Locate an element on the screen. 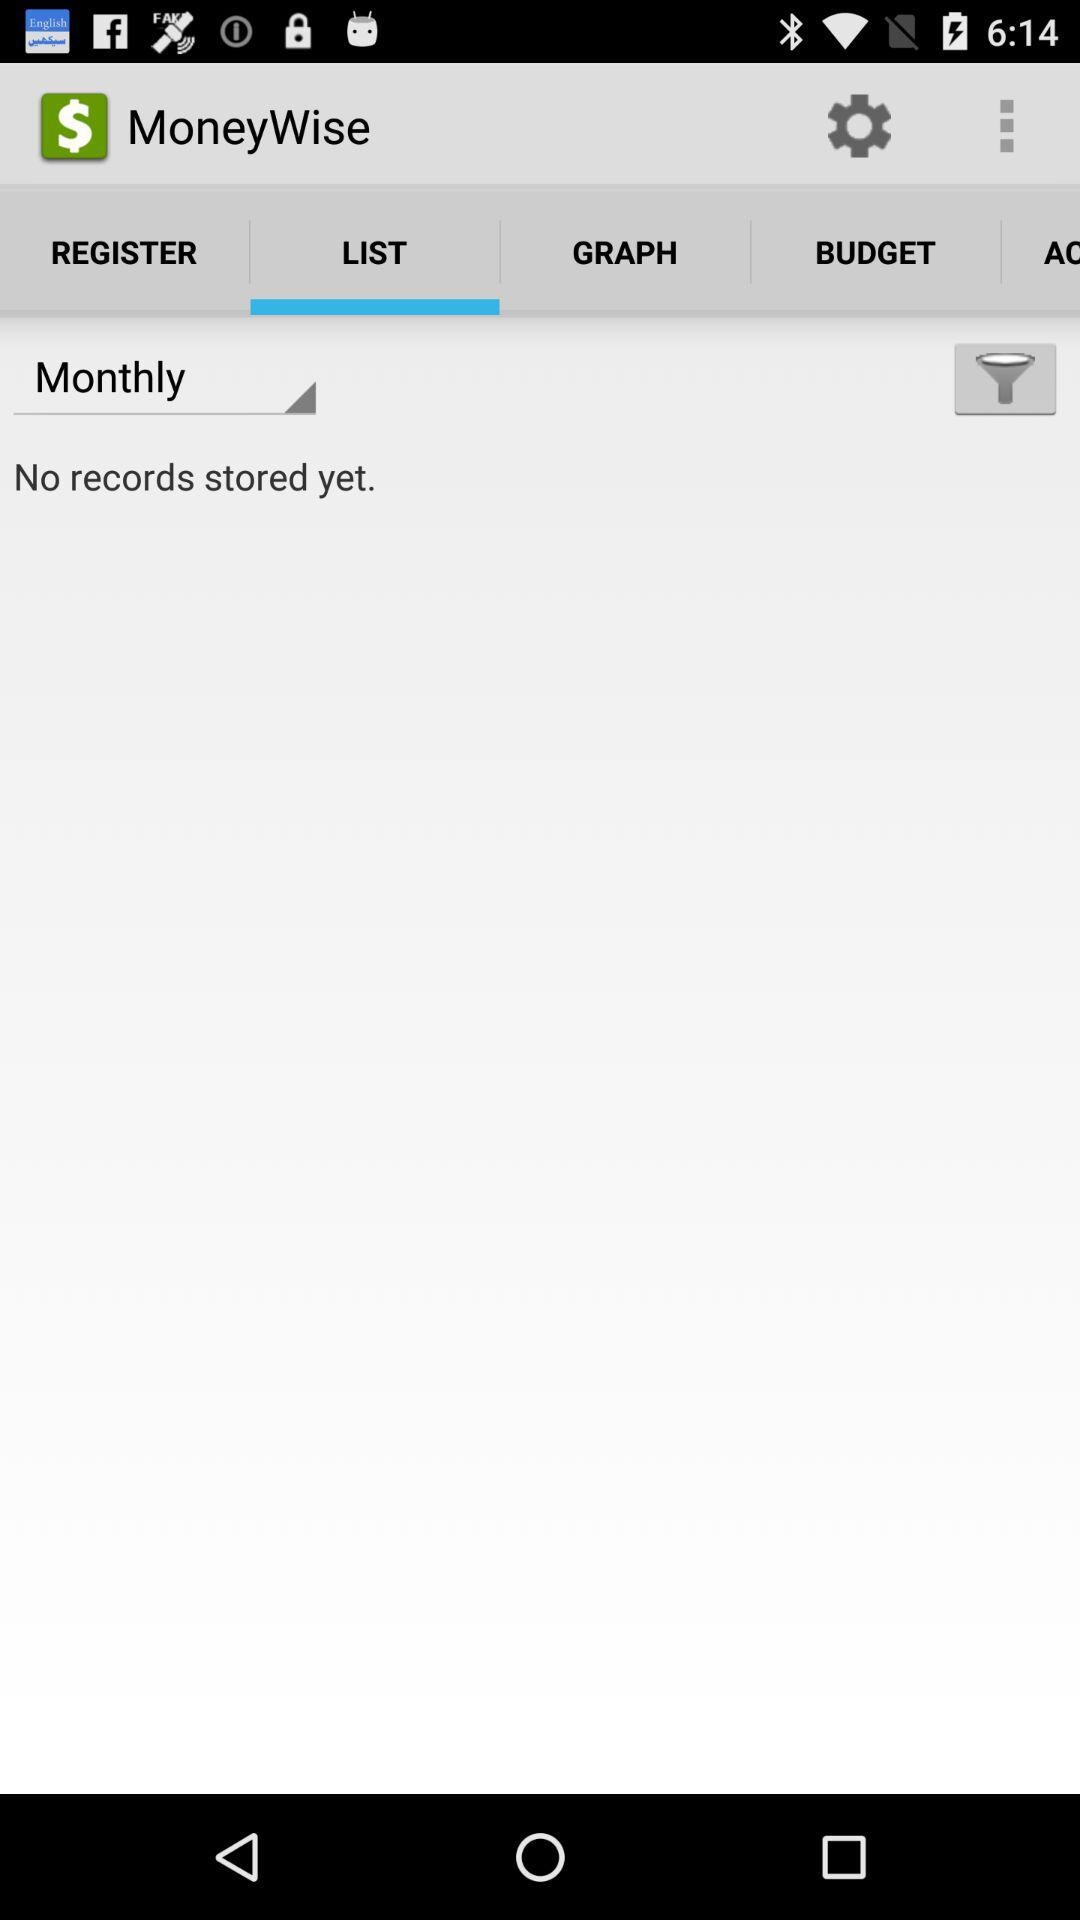 This screenshot has width=1080, height=1920. the filter icon is located at coordinates (1005, 404).